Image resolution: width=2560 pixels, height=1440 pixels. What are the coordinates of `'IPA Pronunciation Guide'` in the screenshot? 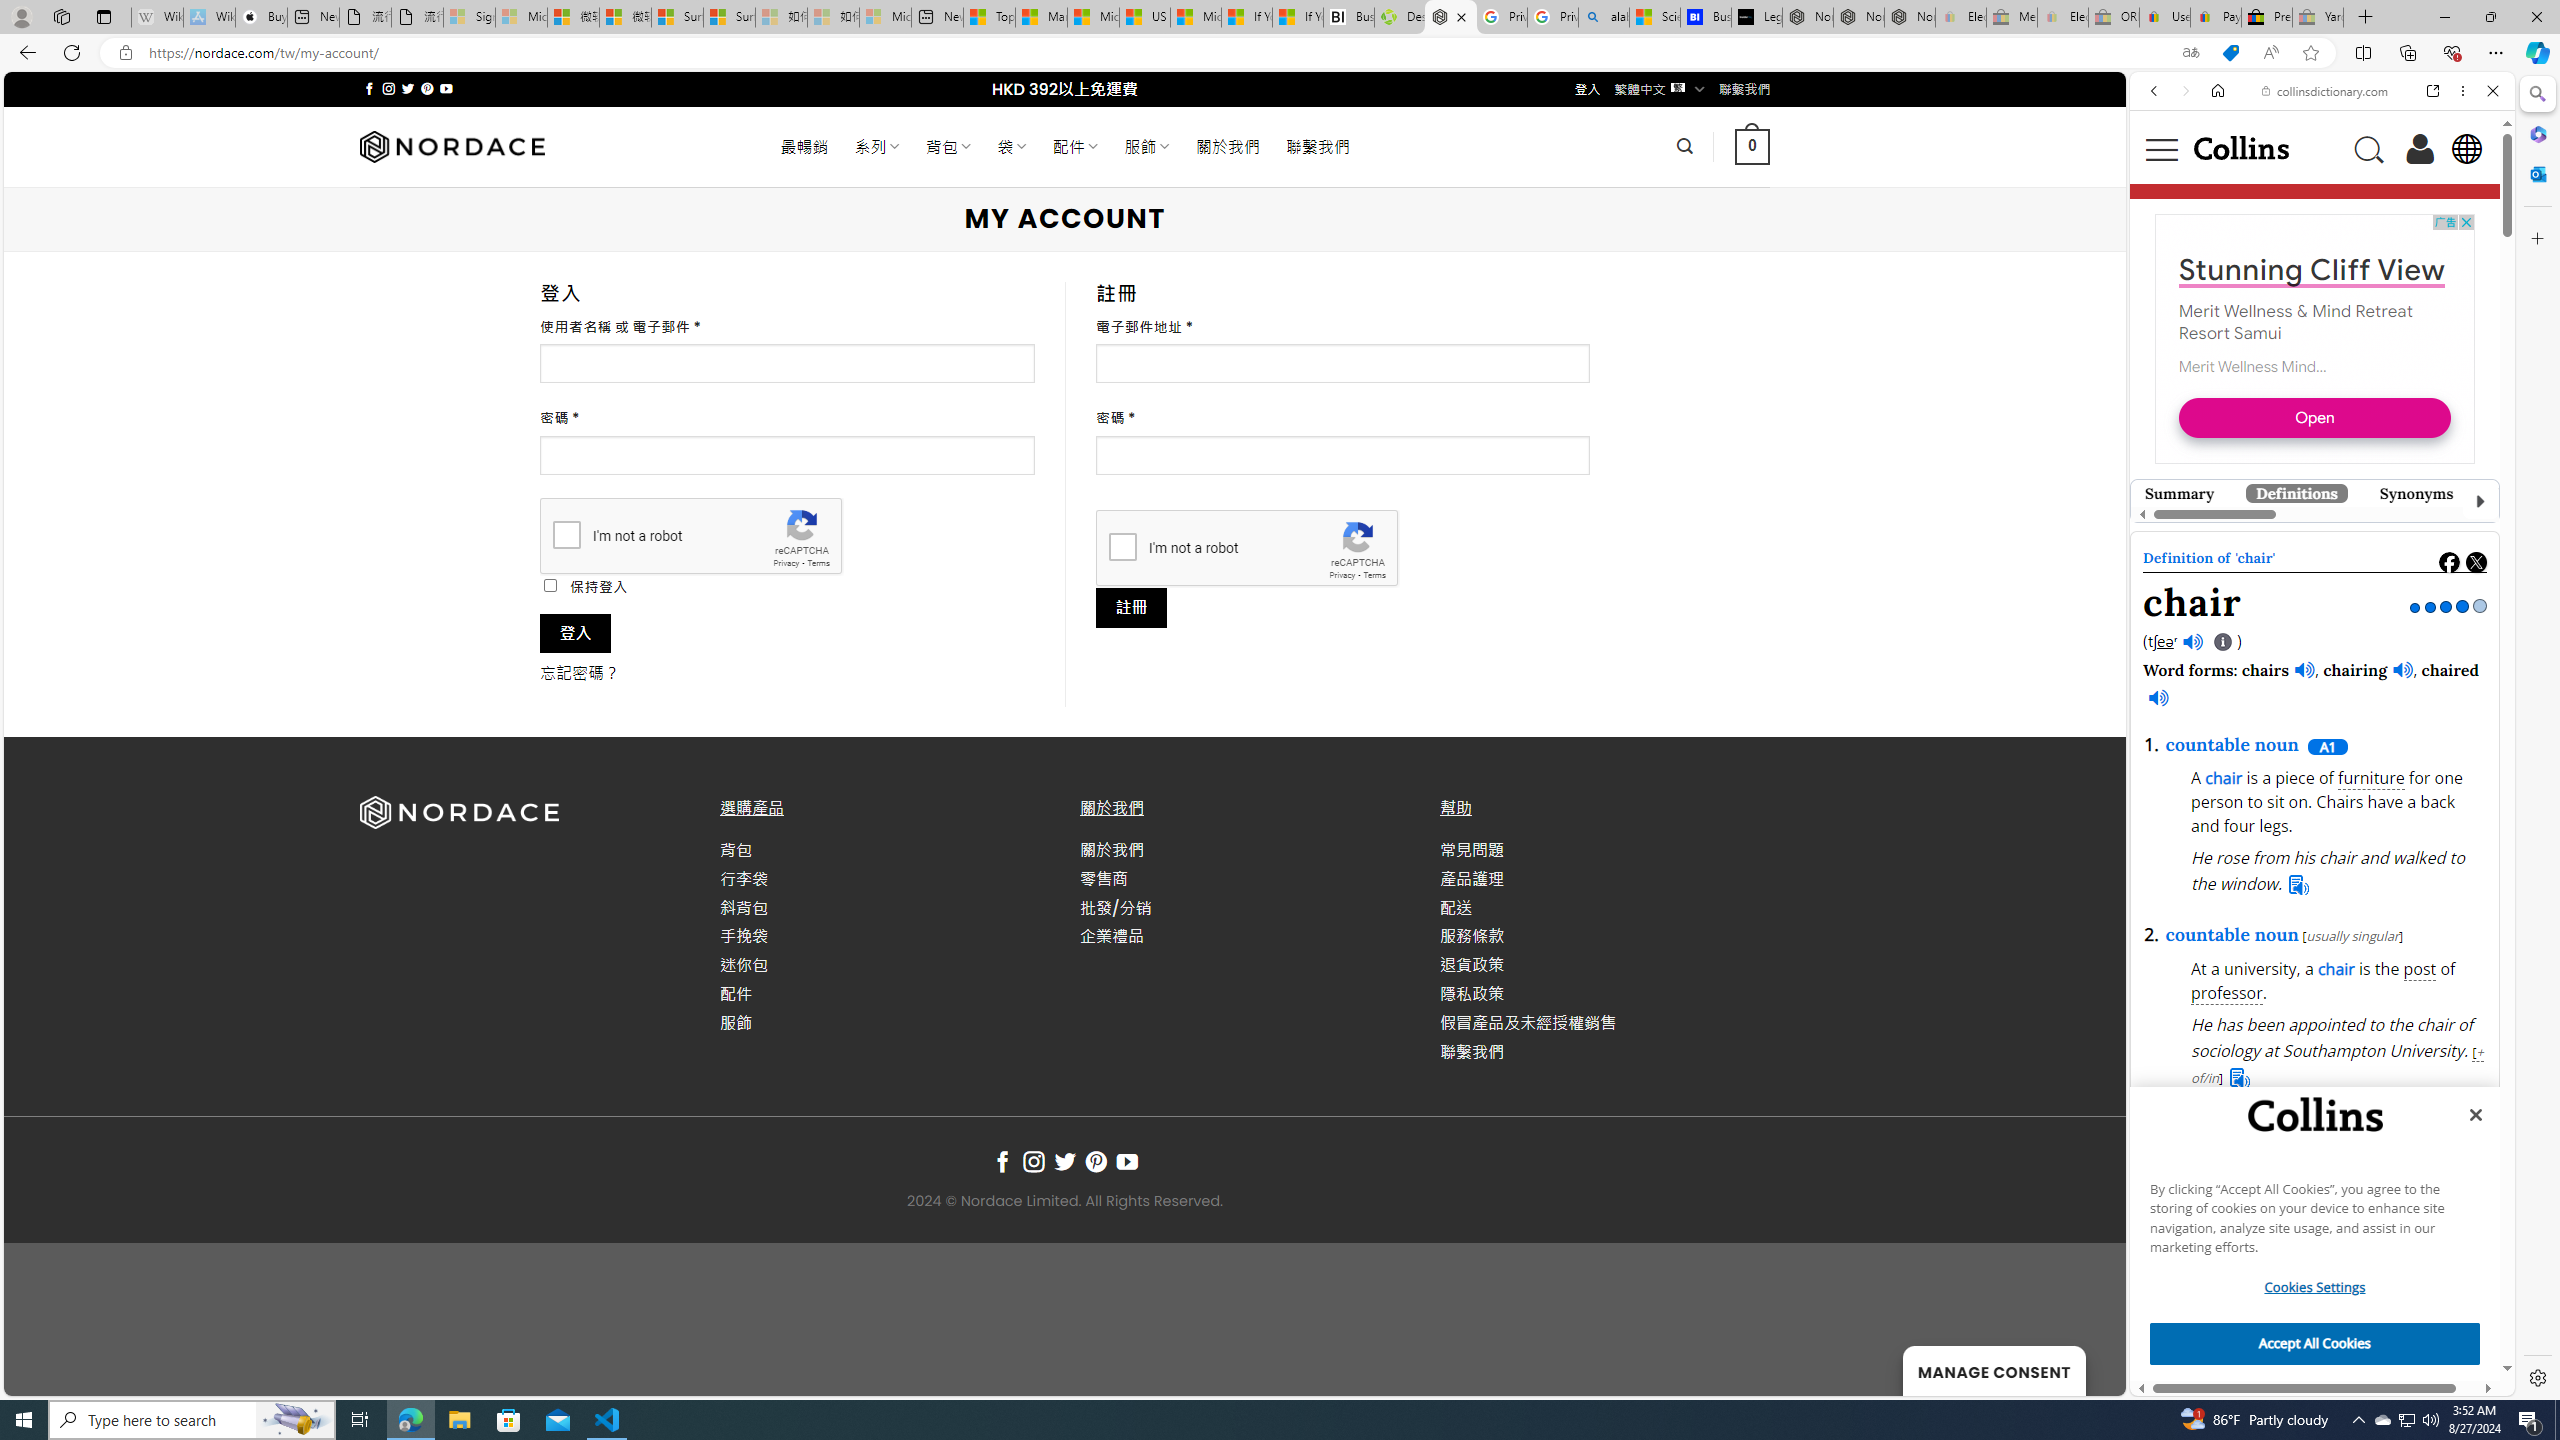 It's located at (2222, 642).